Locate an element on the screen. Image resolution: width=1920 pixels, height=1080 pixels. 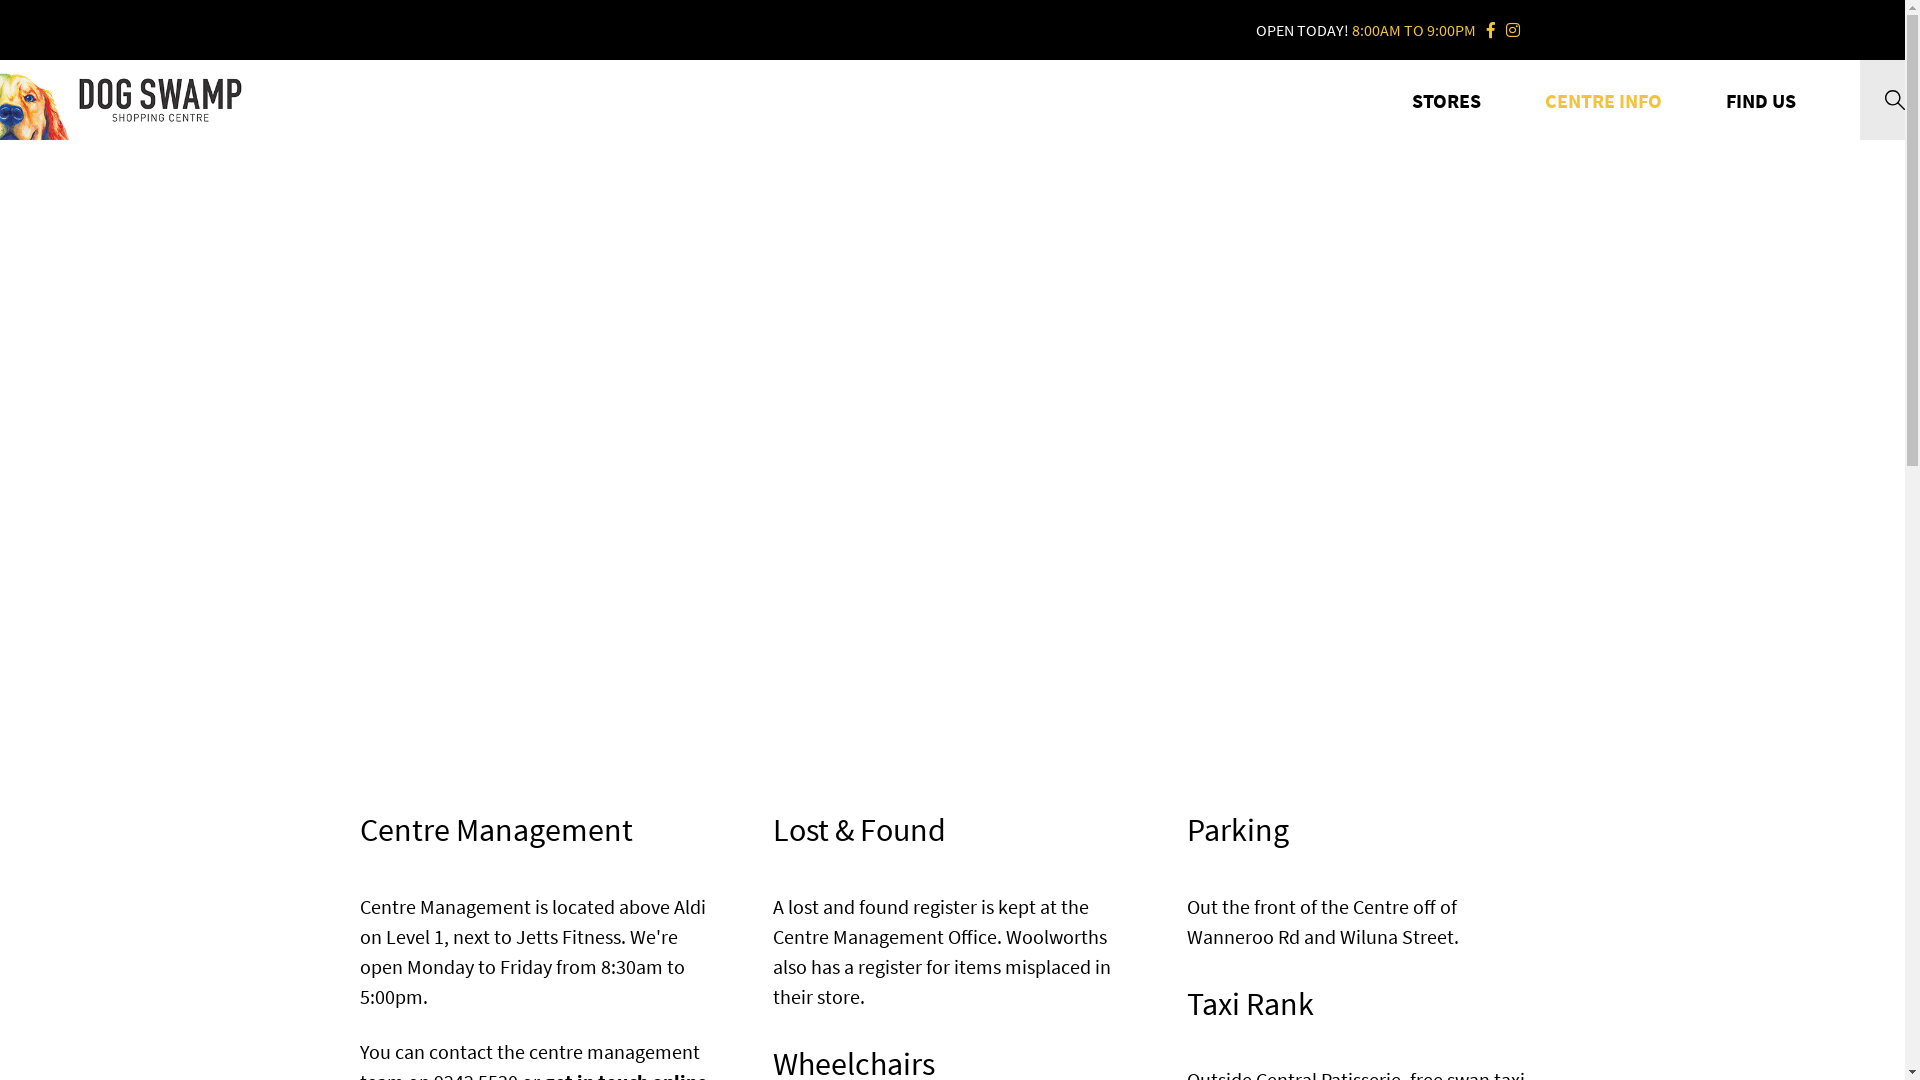
'CENTRE INFO' is located at coordinates (1603, 100).